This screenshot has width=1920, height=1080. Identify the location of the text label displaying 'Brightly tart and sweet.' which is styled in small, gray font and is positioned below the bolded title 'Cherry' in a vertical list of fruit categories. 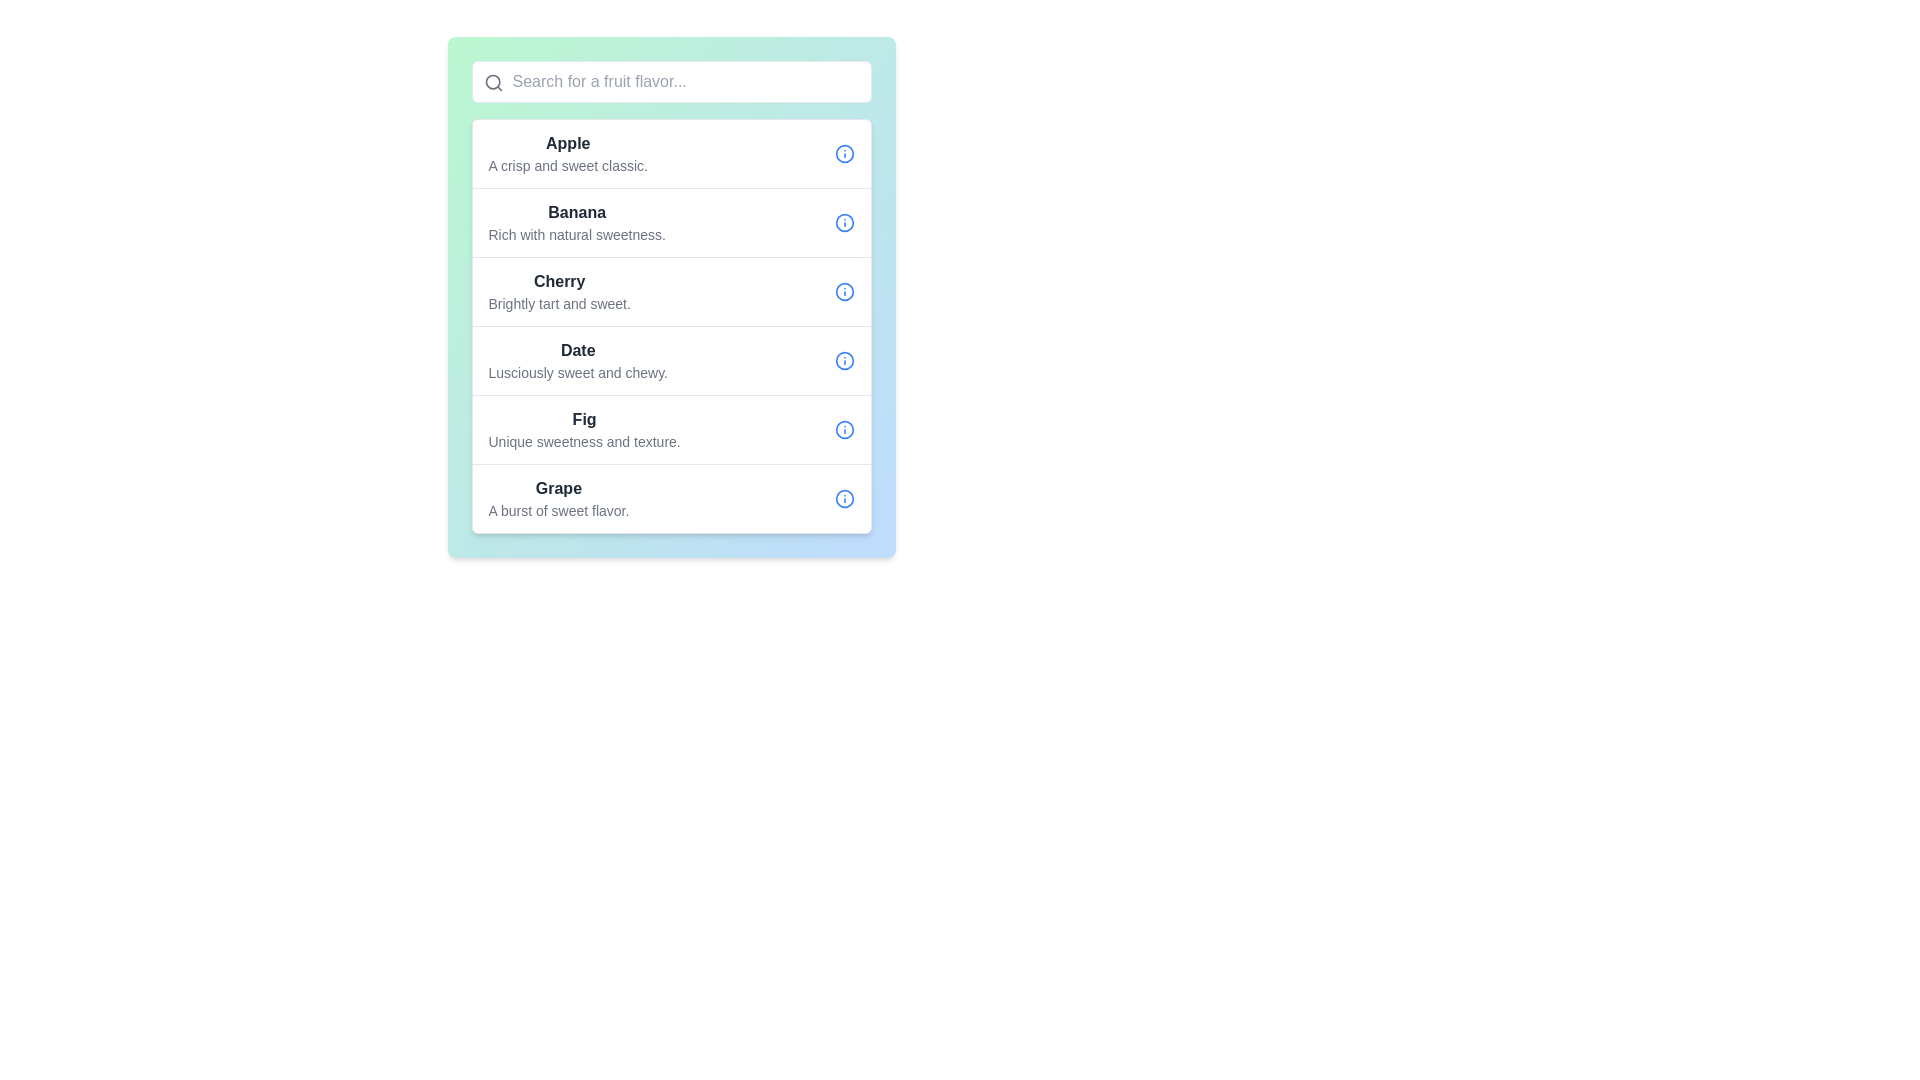
(559, 304).